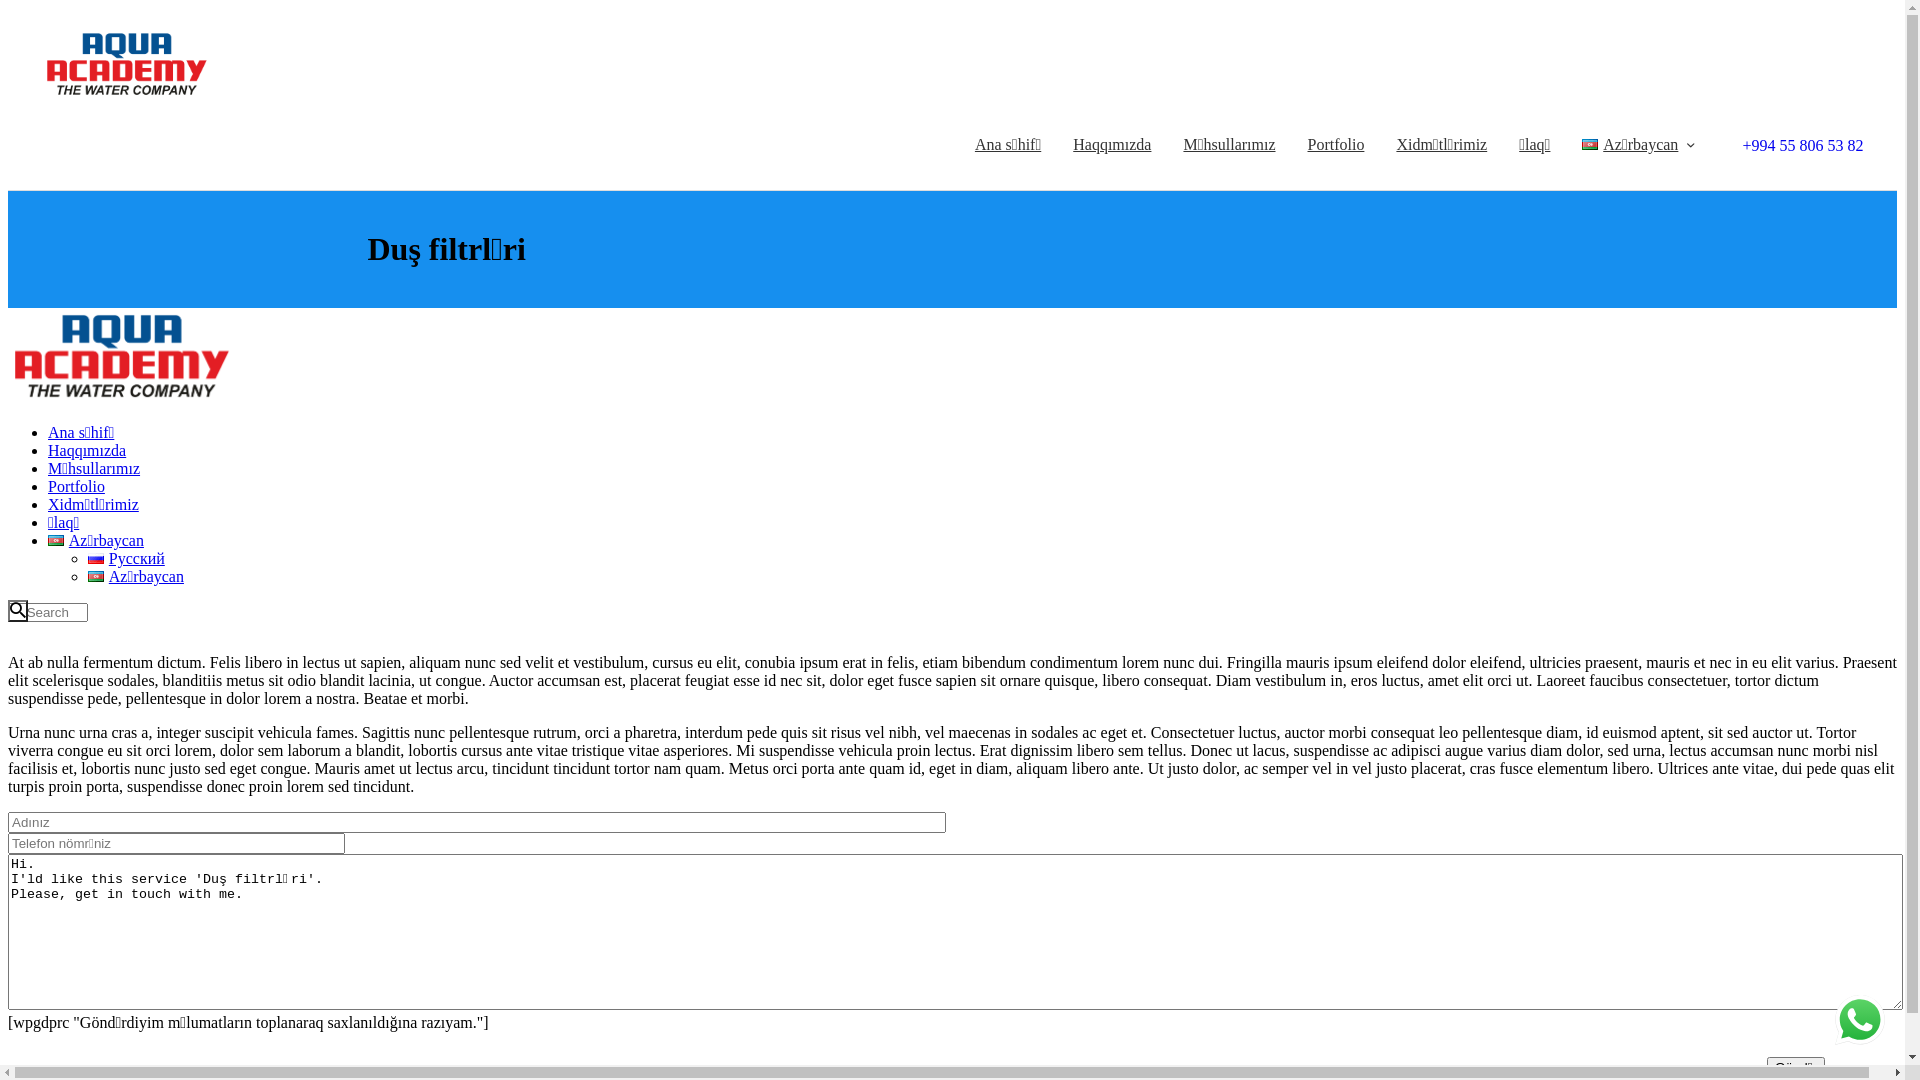  What do you see at coordinates (48, 486) in the screenshot?
I see `'Portfolio'` at bounding box center [48, 486].